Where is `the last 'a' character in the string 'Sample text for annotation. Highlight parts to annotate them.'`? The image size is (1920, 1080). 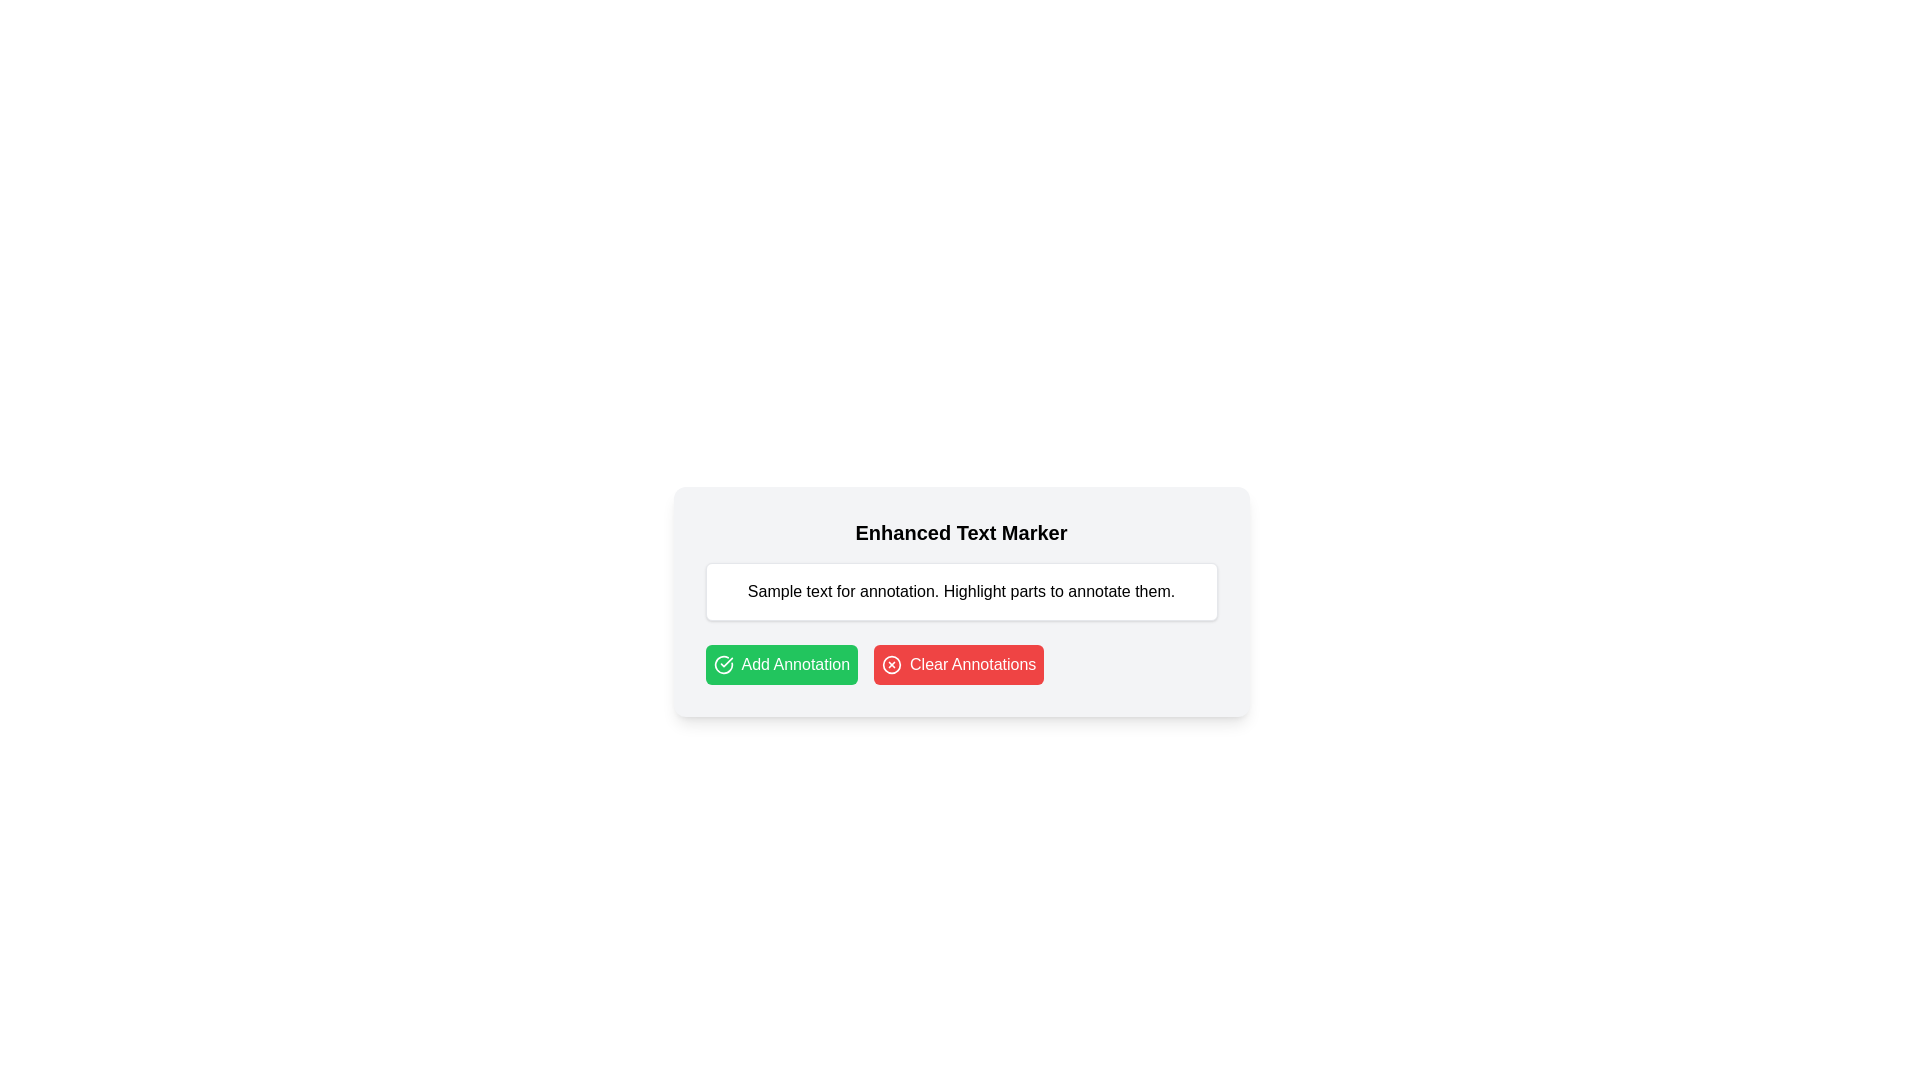
the last 'a' character in the string 'Sample text for annotation. Highlight parts to annotate them.' is located at coordinates (1071, 590).